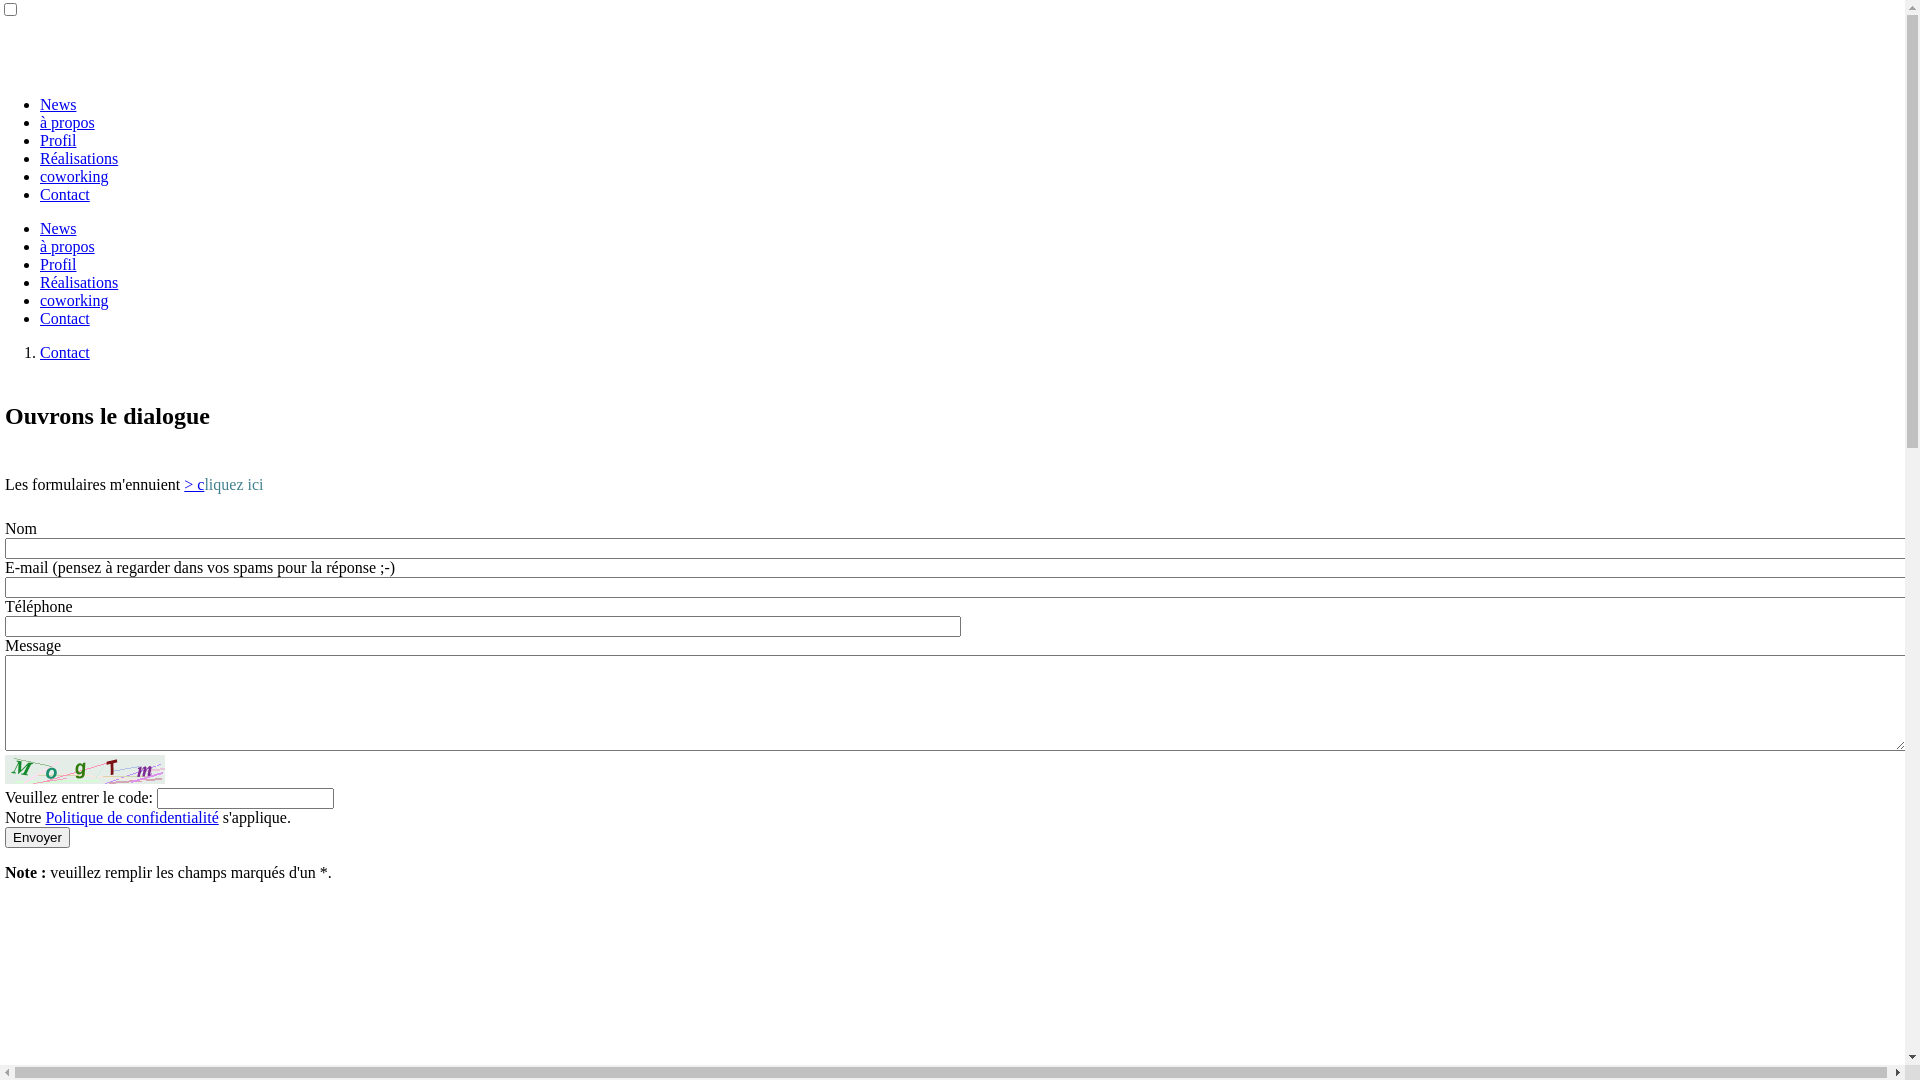 The width and height of the screenshot is (1920, 1080). I want to click on 'News', so click(57, 104).